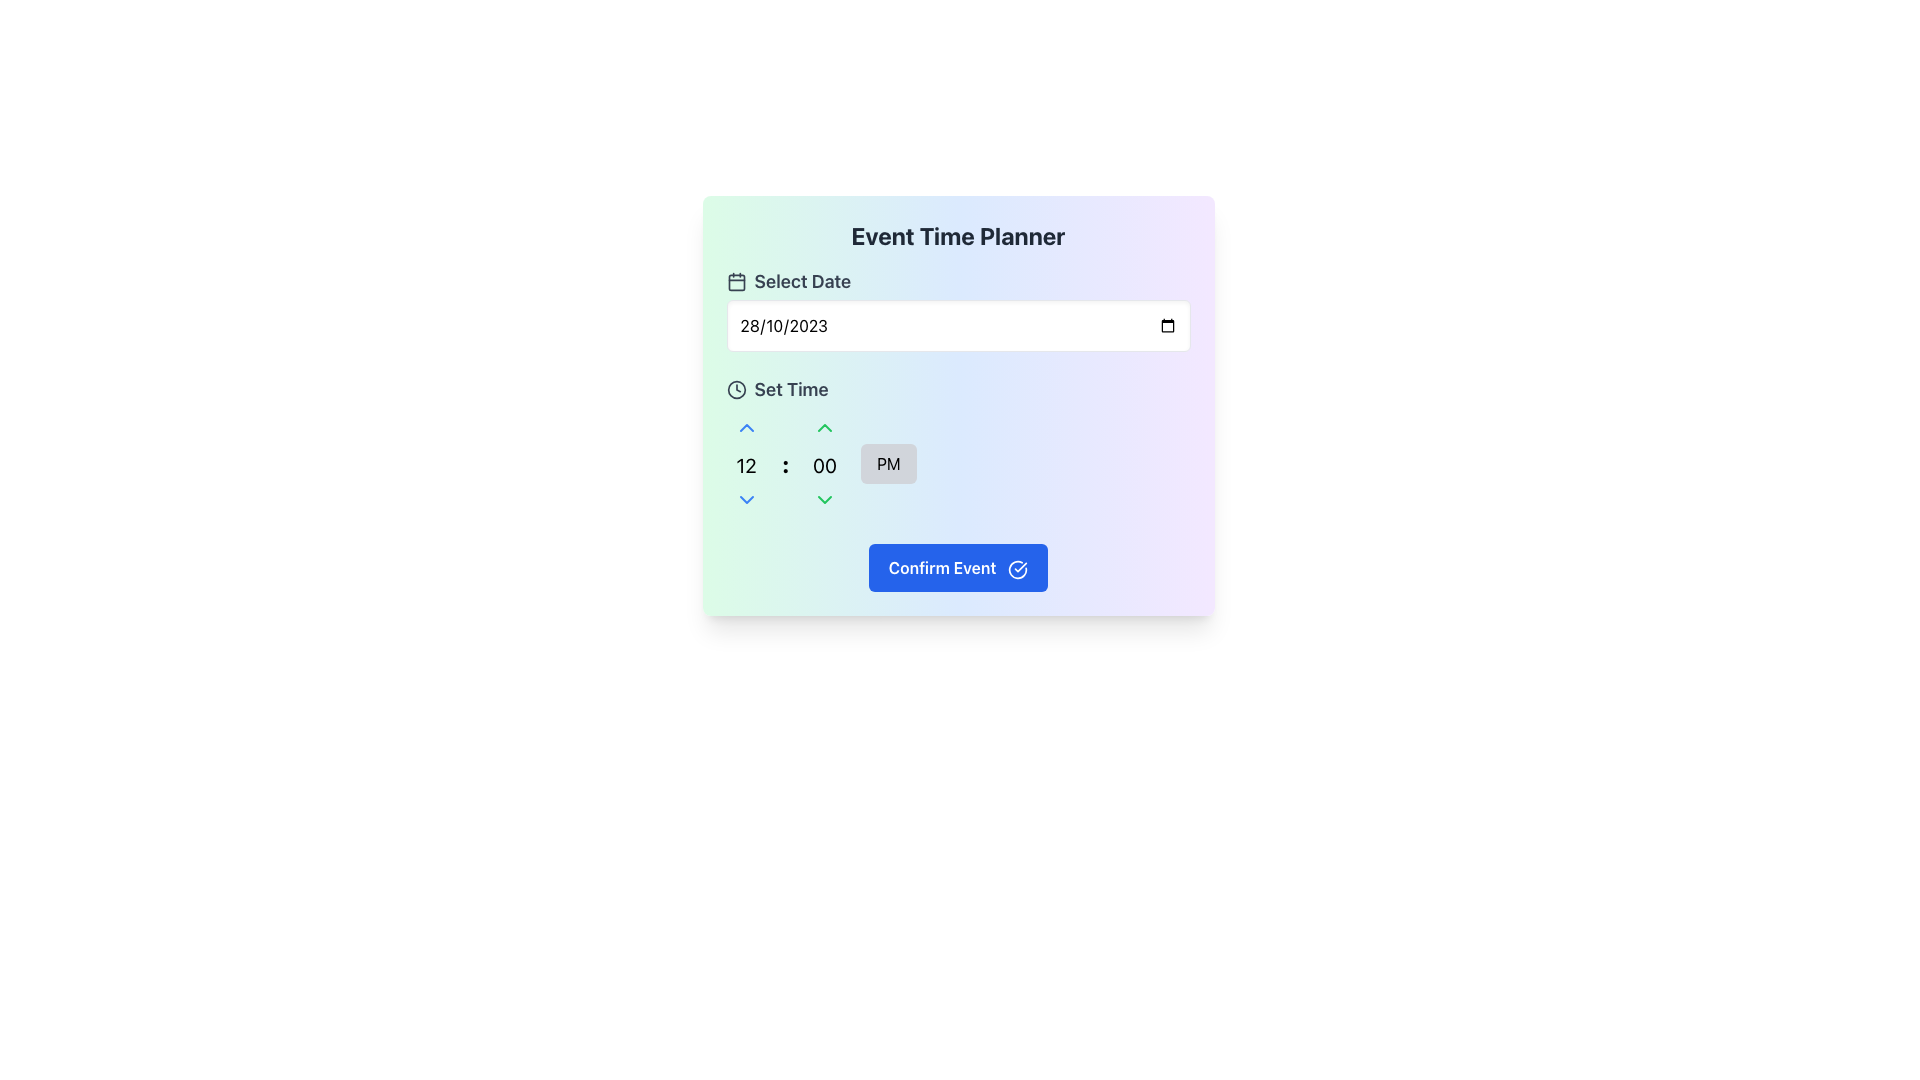 The width and height of the screenshot is (1920, 1080). Describe the element at coordinates (957, 463) in the screenshot. I see `the Time Picker Component located in the bottom section of the 'Set Time' group` at that location.